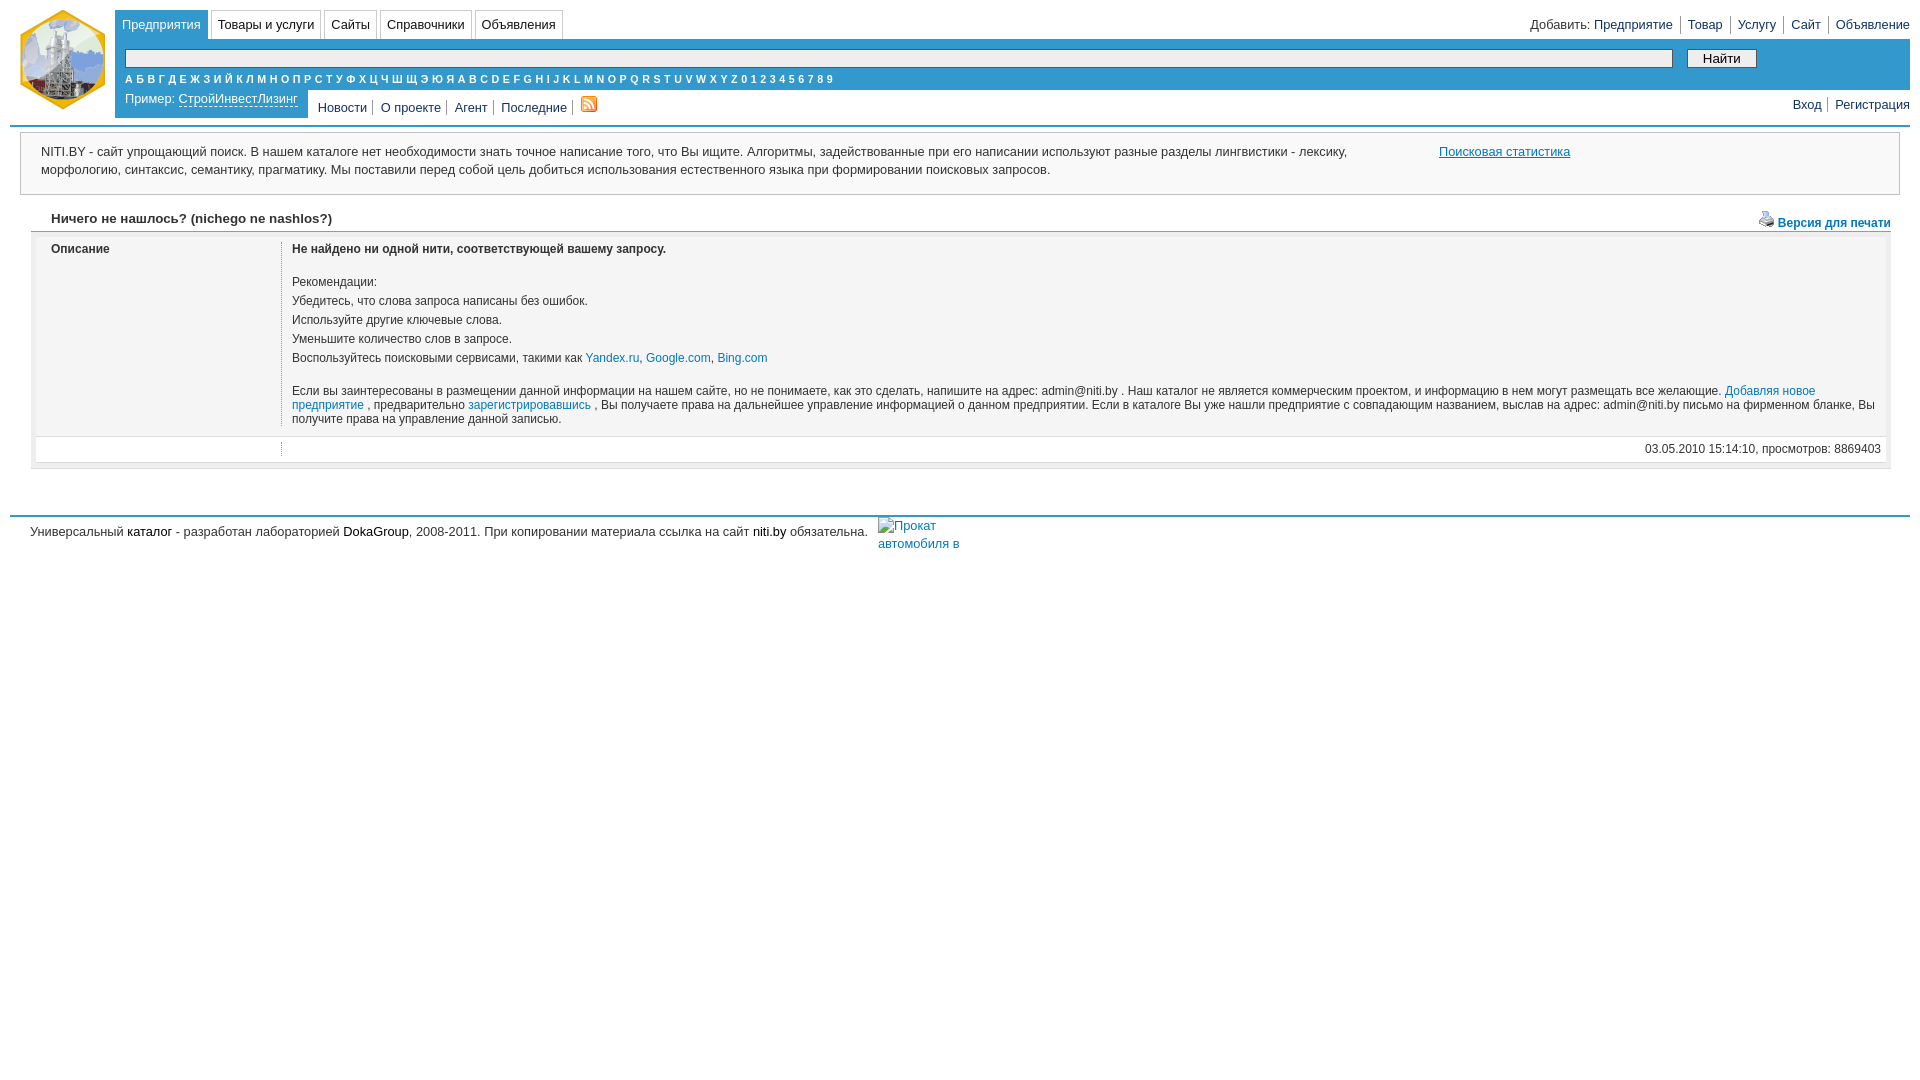  Describe the element at coordinates (781, 77) in the screenshot. I see `'4'` at that location.